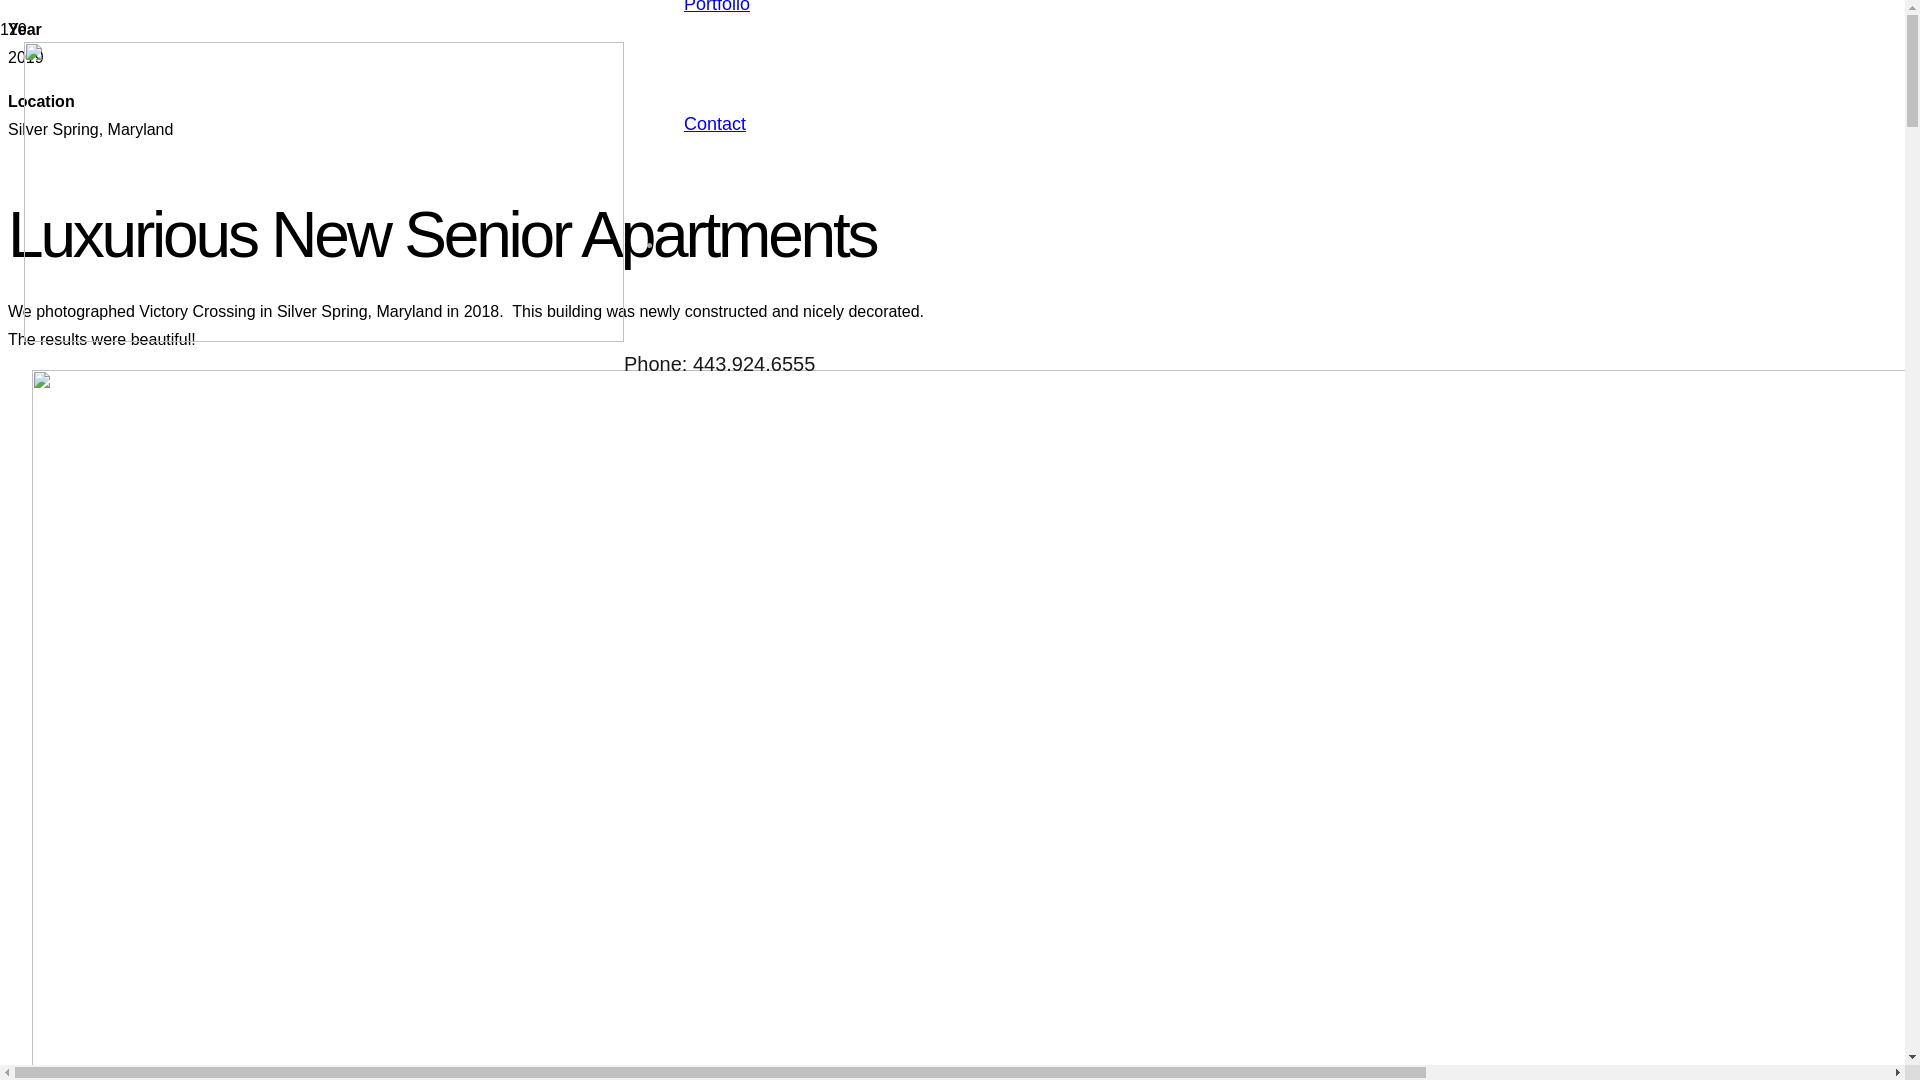  Describe the element at coordinates (715, 123) in the screenshot. I see `'Contact'` at that location.